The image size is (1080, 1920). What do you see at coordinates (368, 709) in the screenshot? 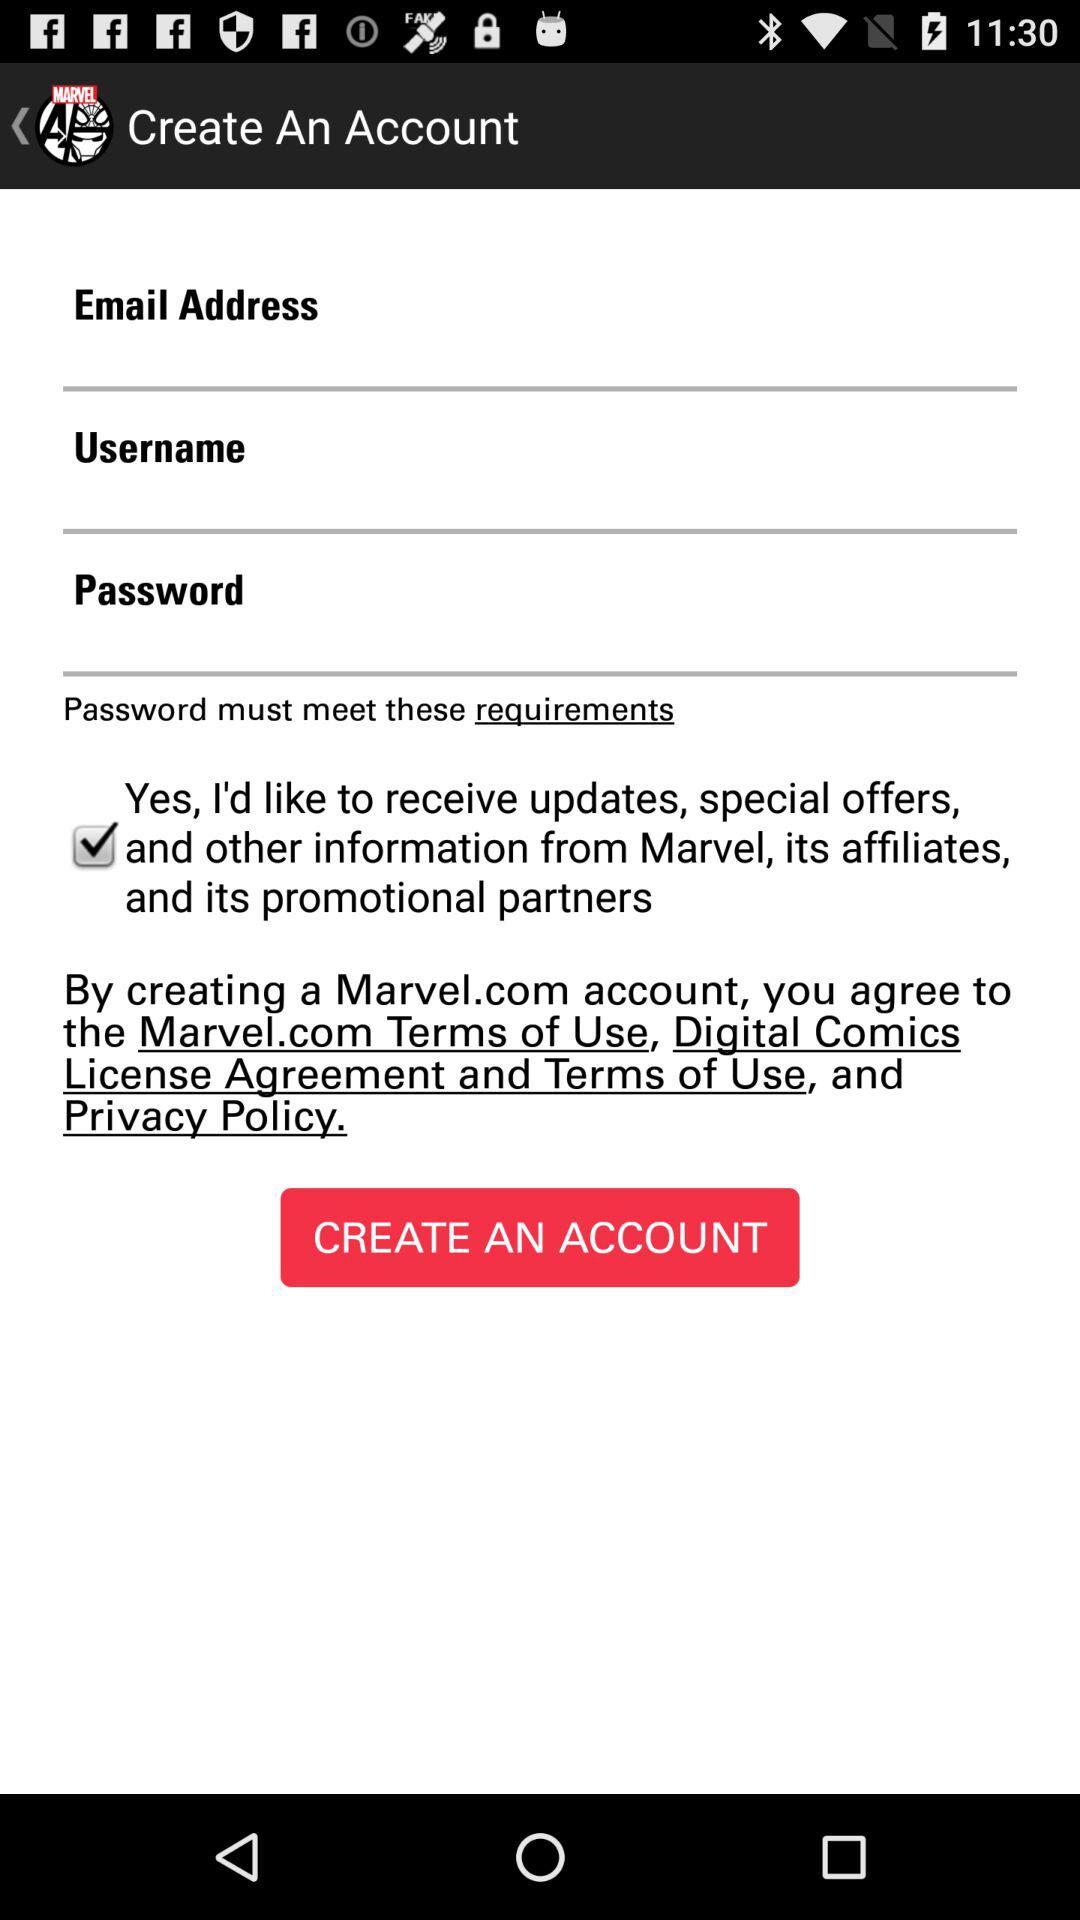
I see `the immediate statement under the password field` at bounding box center [368, 709].